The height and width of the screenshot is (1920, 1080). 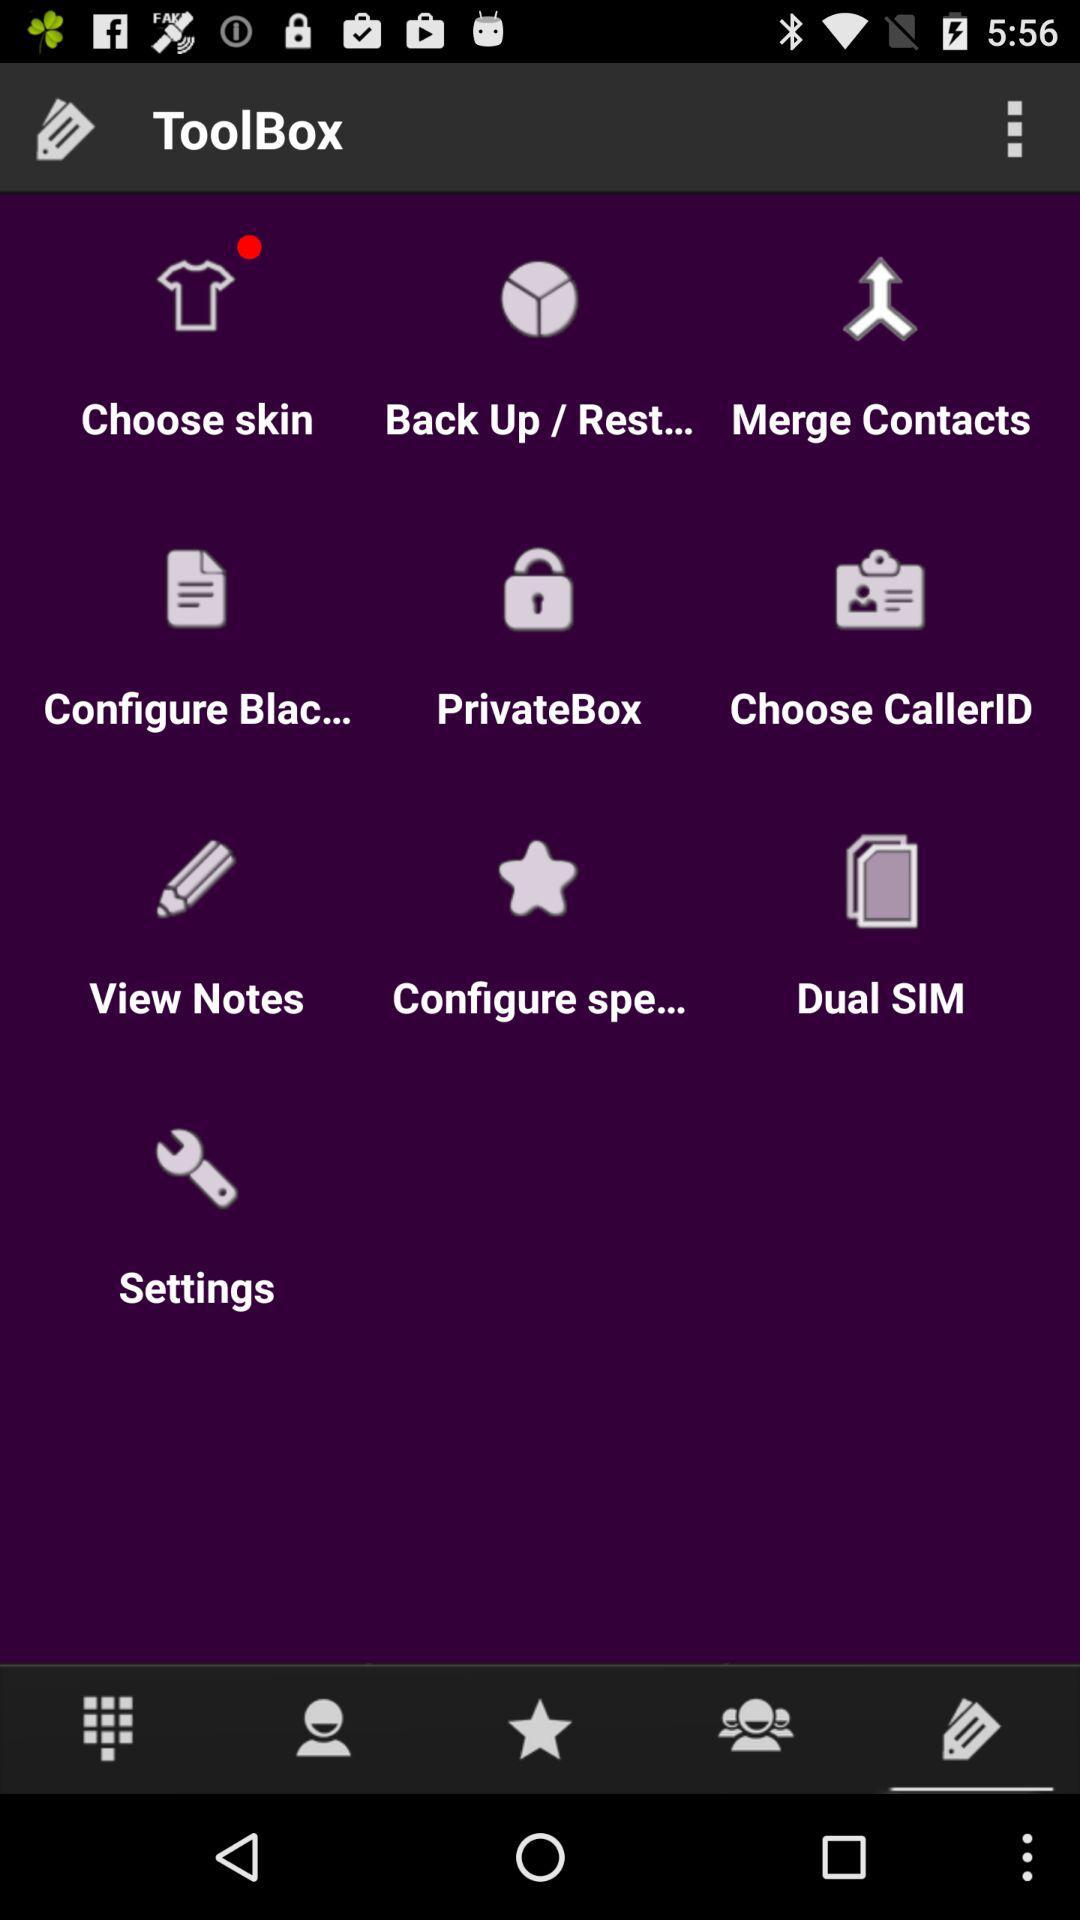 I want to click on your profile, so click(x=323, y=1727).